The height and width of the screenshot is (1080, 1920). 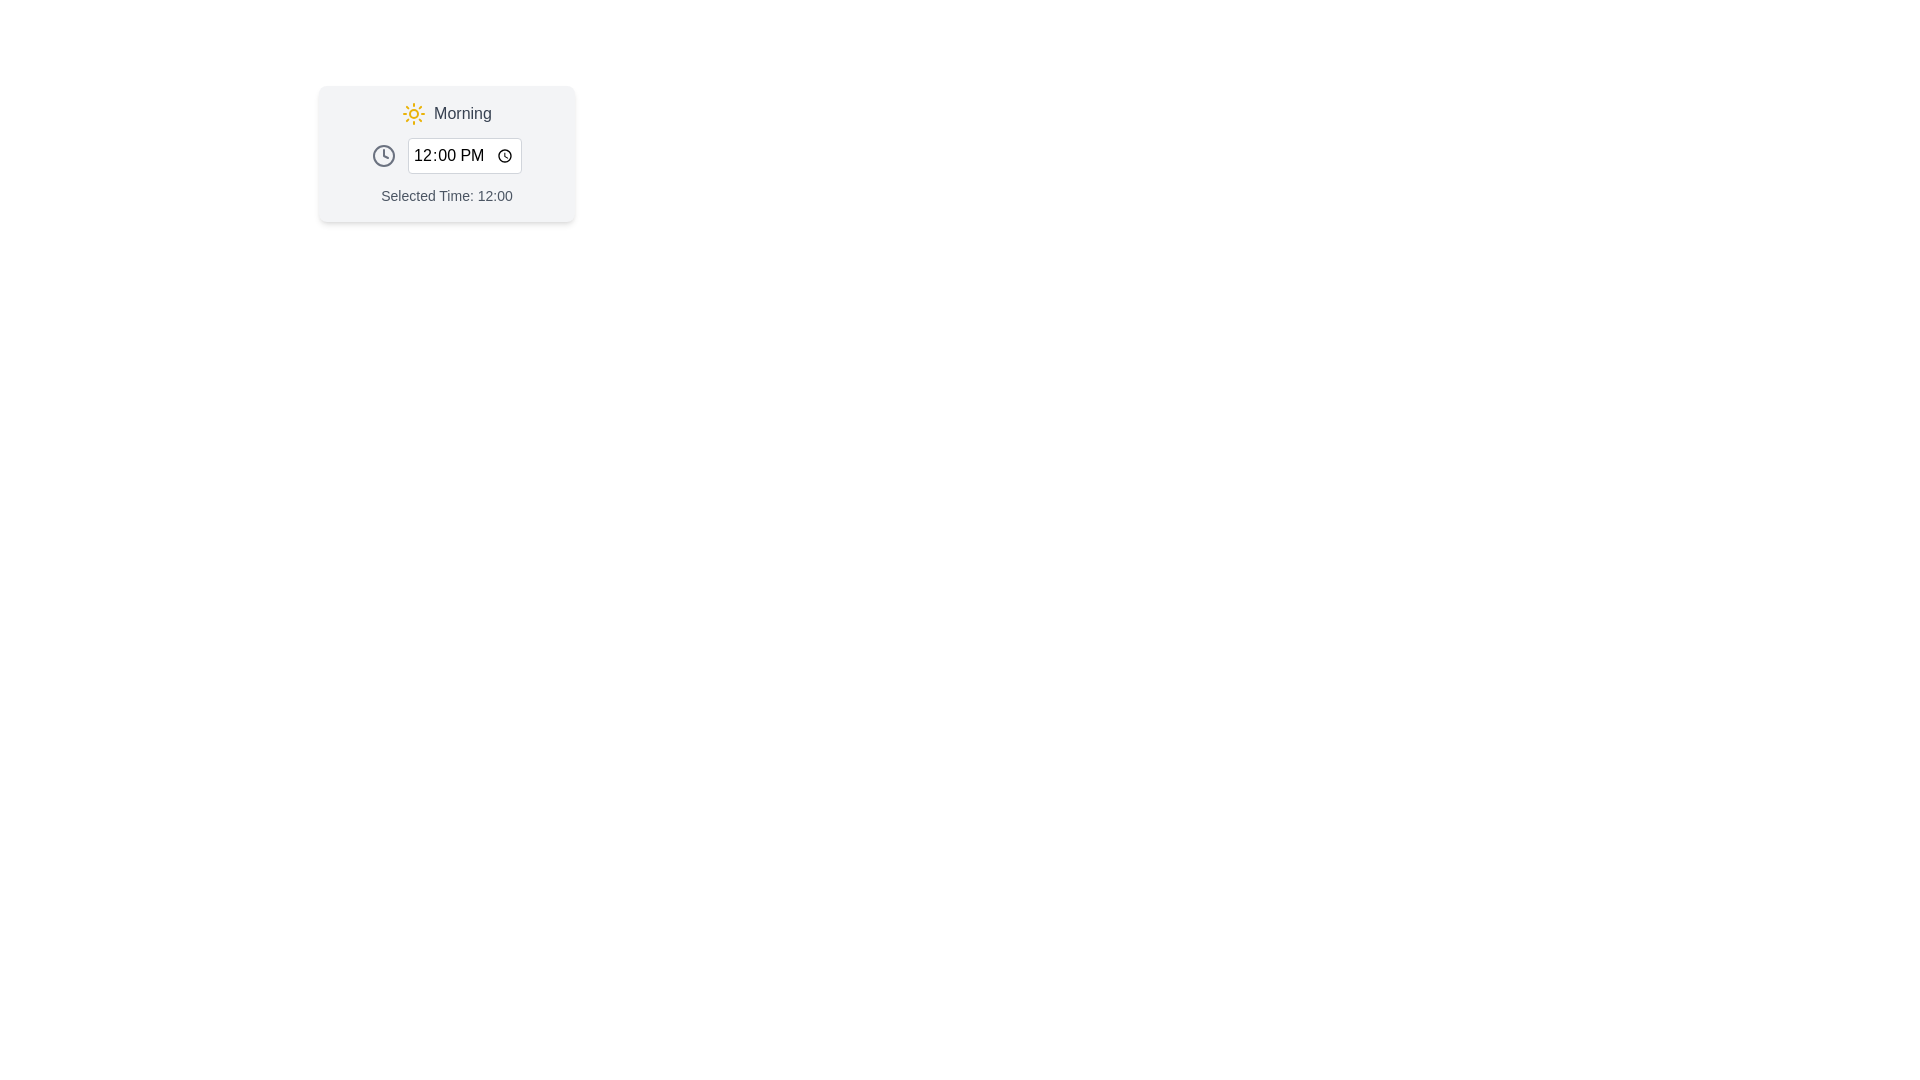 I want to click on the label indicating the selected time period 'Morning' at the top section of the card interface, so click(x=445, y=114).